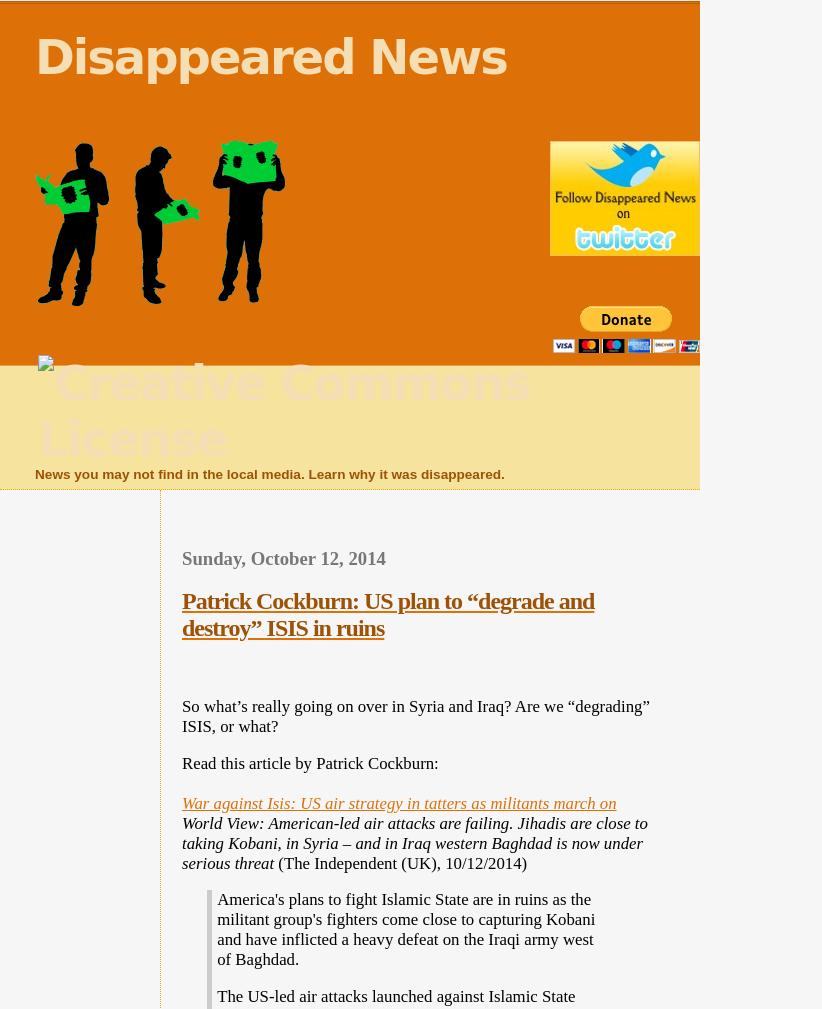 The height and width of the screenshot is (1009, 822). What do you see at coordinates (34, 56) in the screenshot?
I see `'Disappeared News'` at bounding box center [34, 56].